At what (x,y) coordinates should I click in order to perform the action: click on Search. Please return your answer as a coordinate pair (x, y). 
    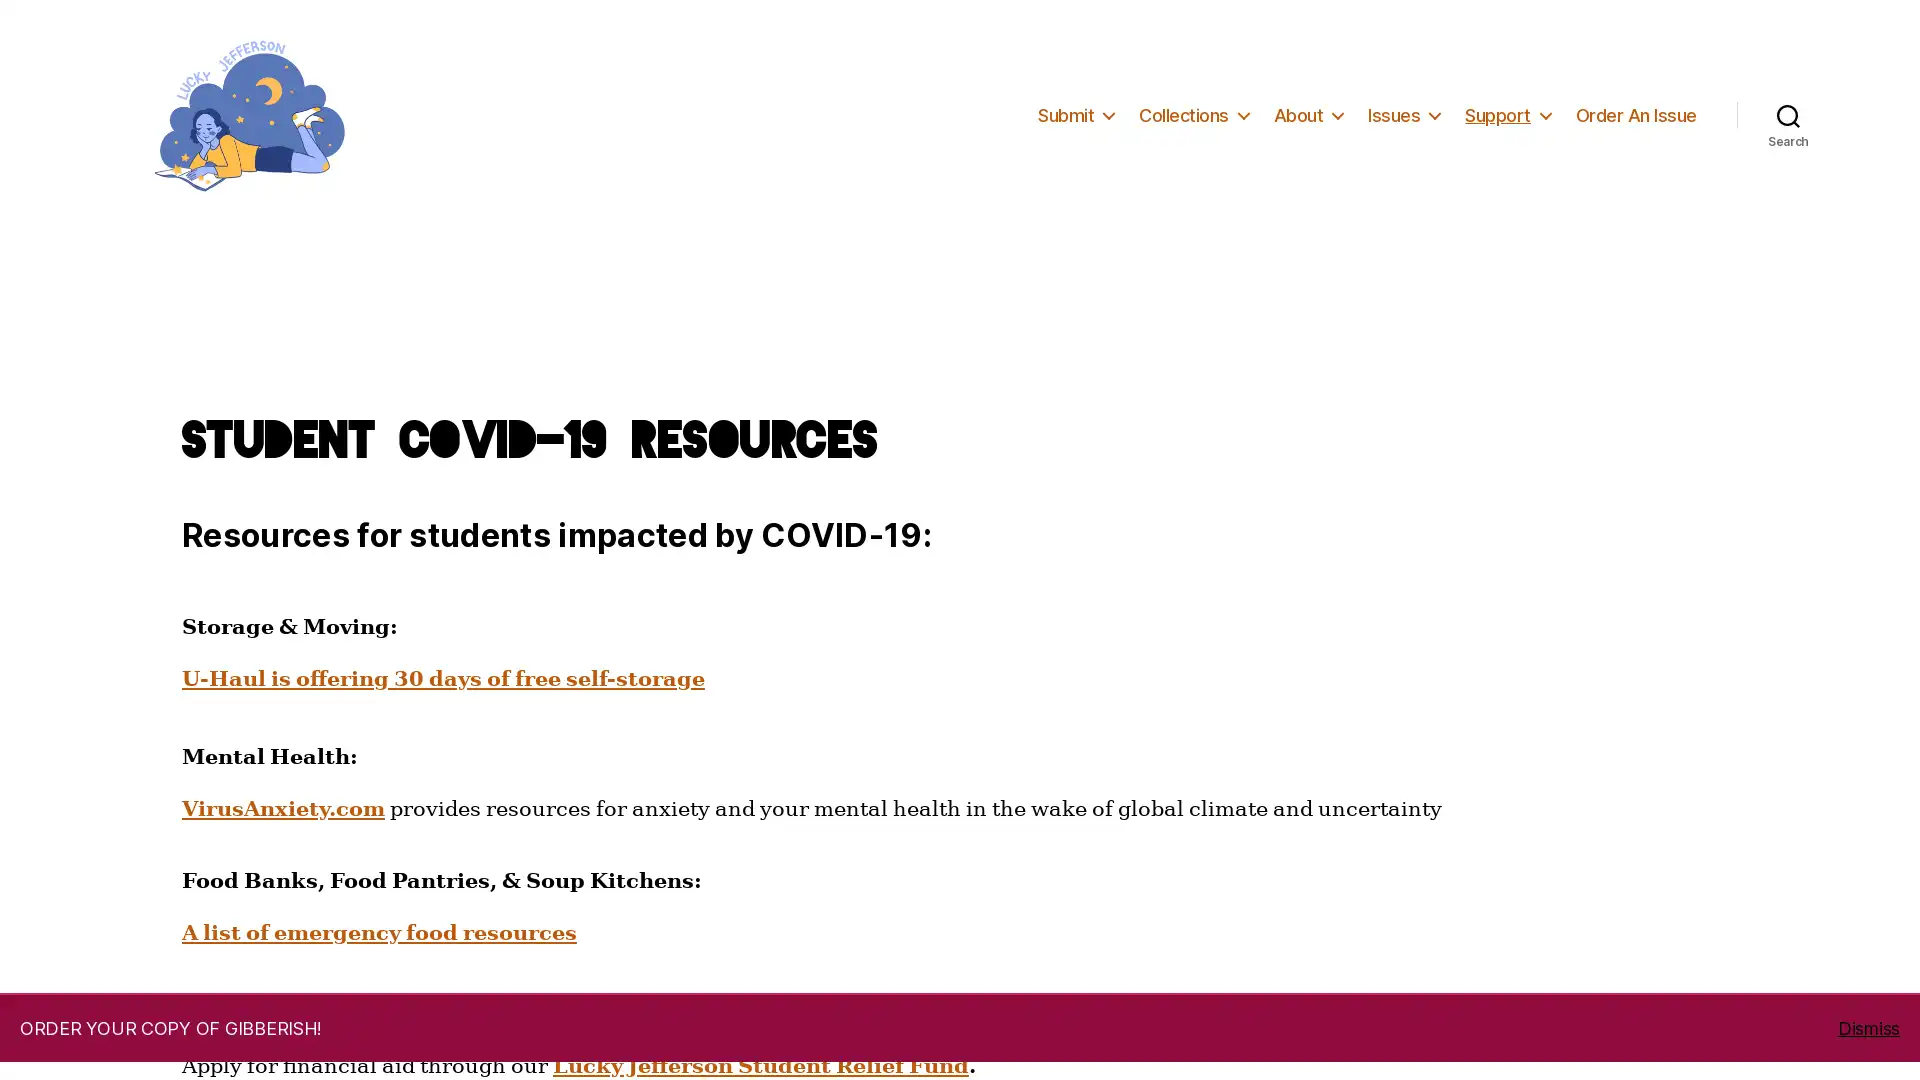
    Looking at the image, I should click on (1788, 115).